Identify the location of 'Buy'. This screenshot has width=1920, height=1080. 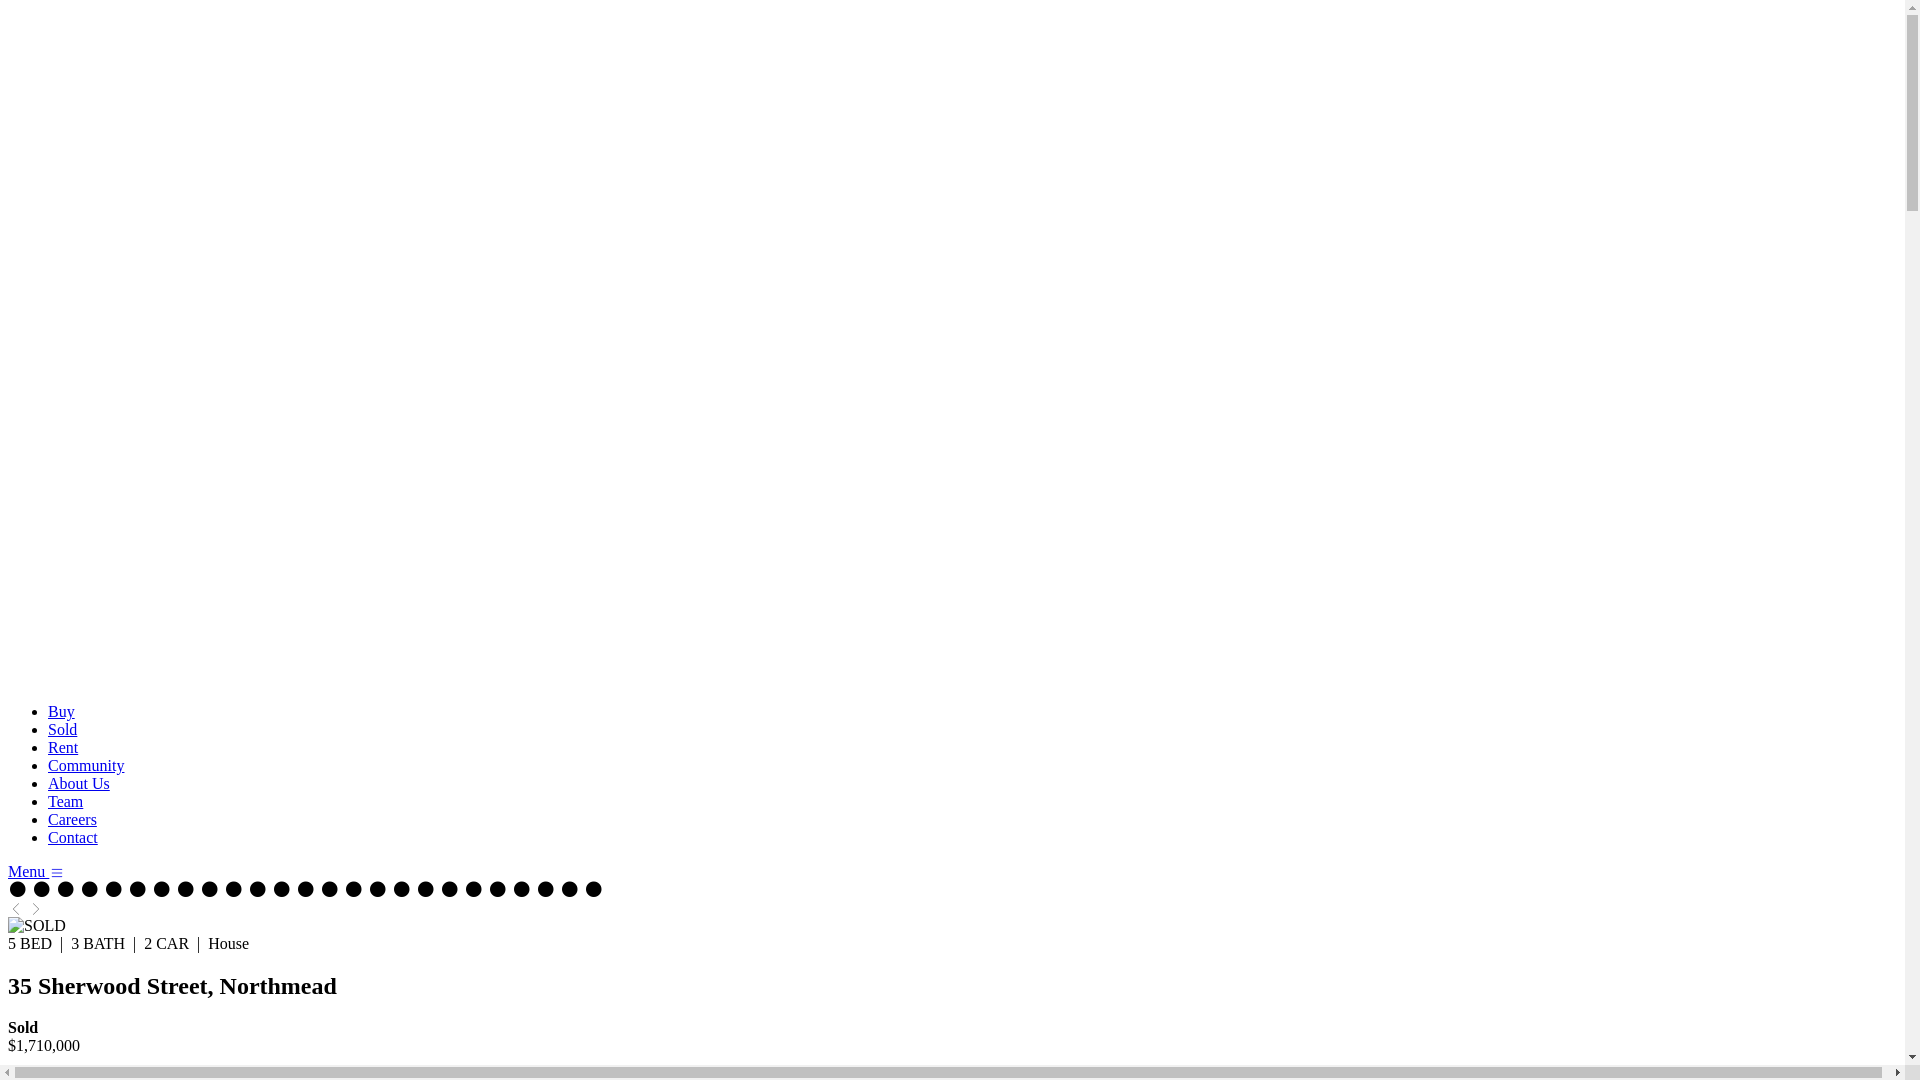
(61, 710).